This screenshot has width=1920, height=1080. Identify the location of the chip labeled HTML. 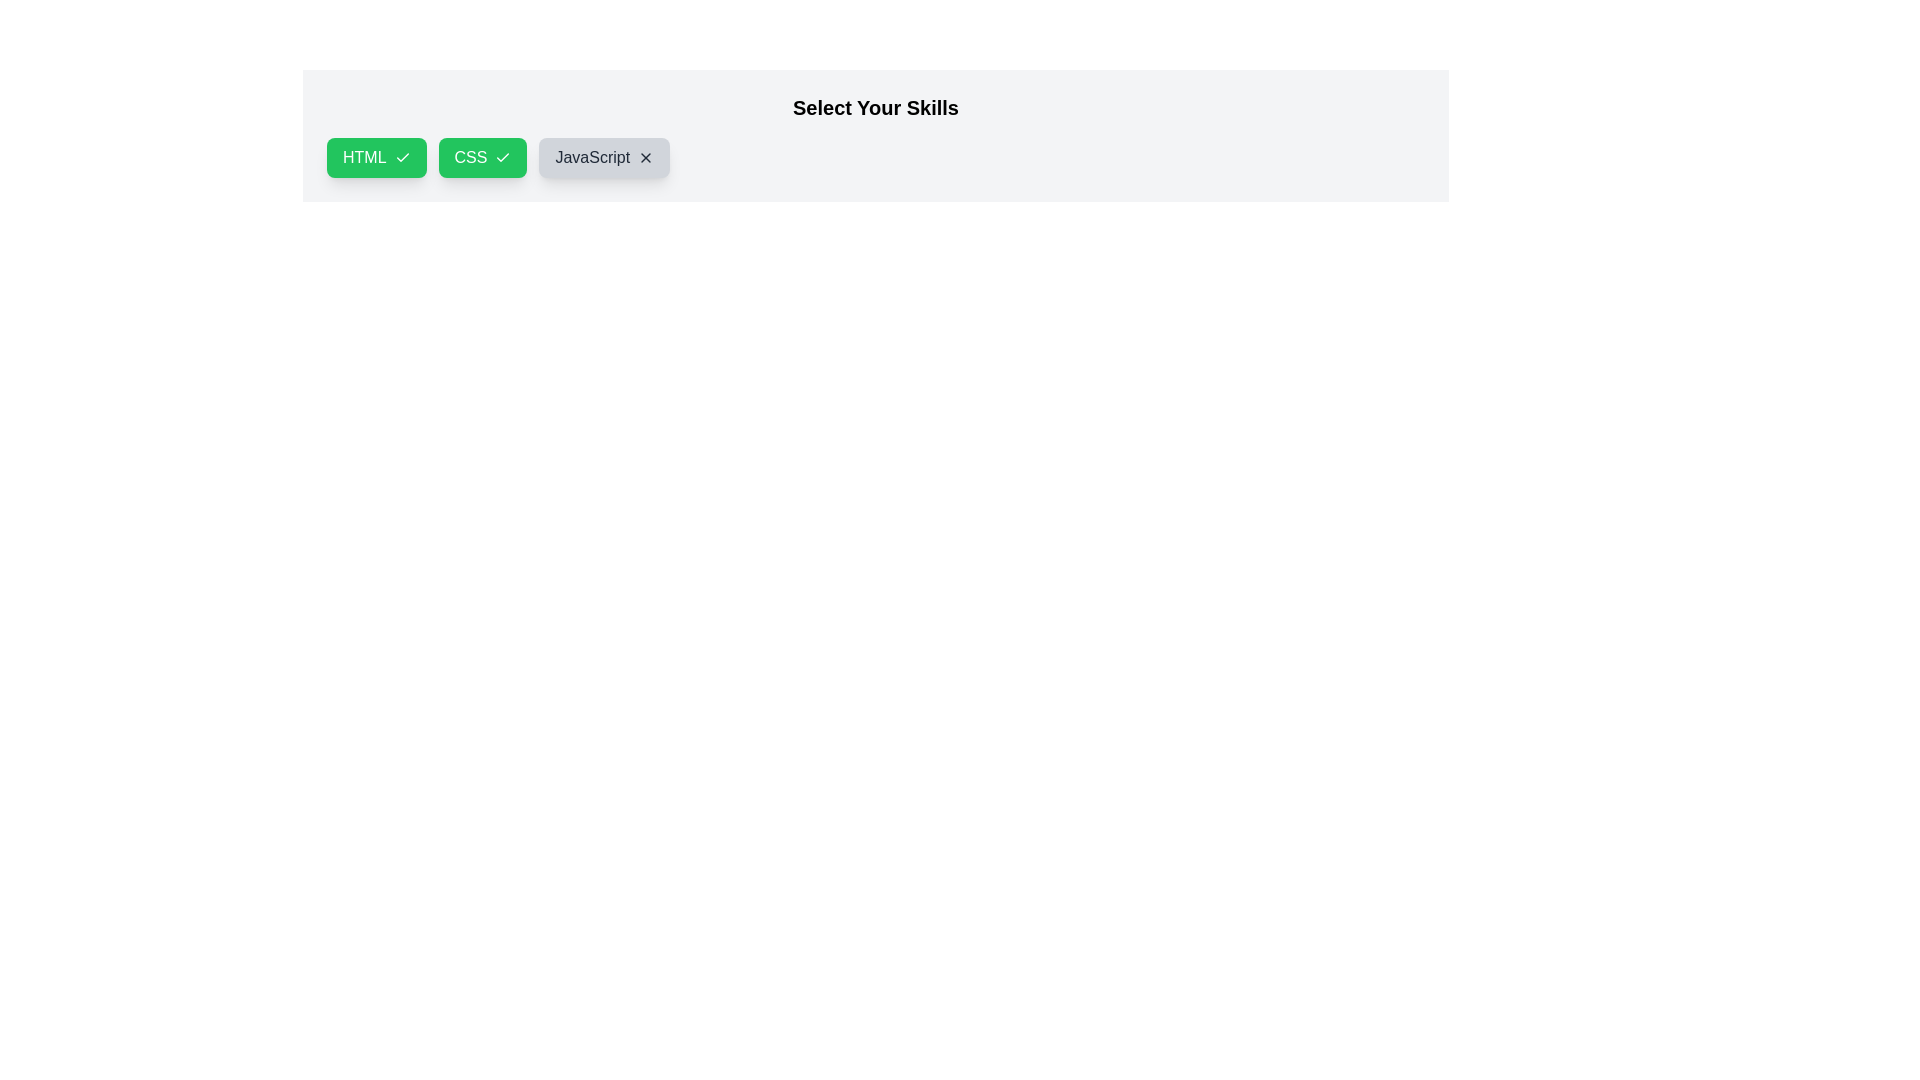
(375, 157).